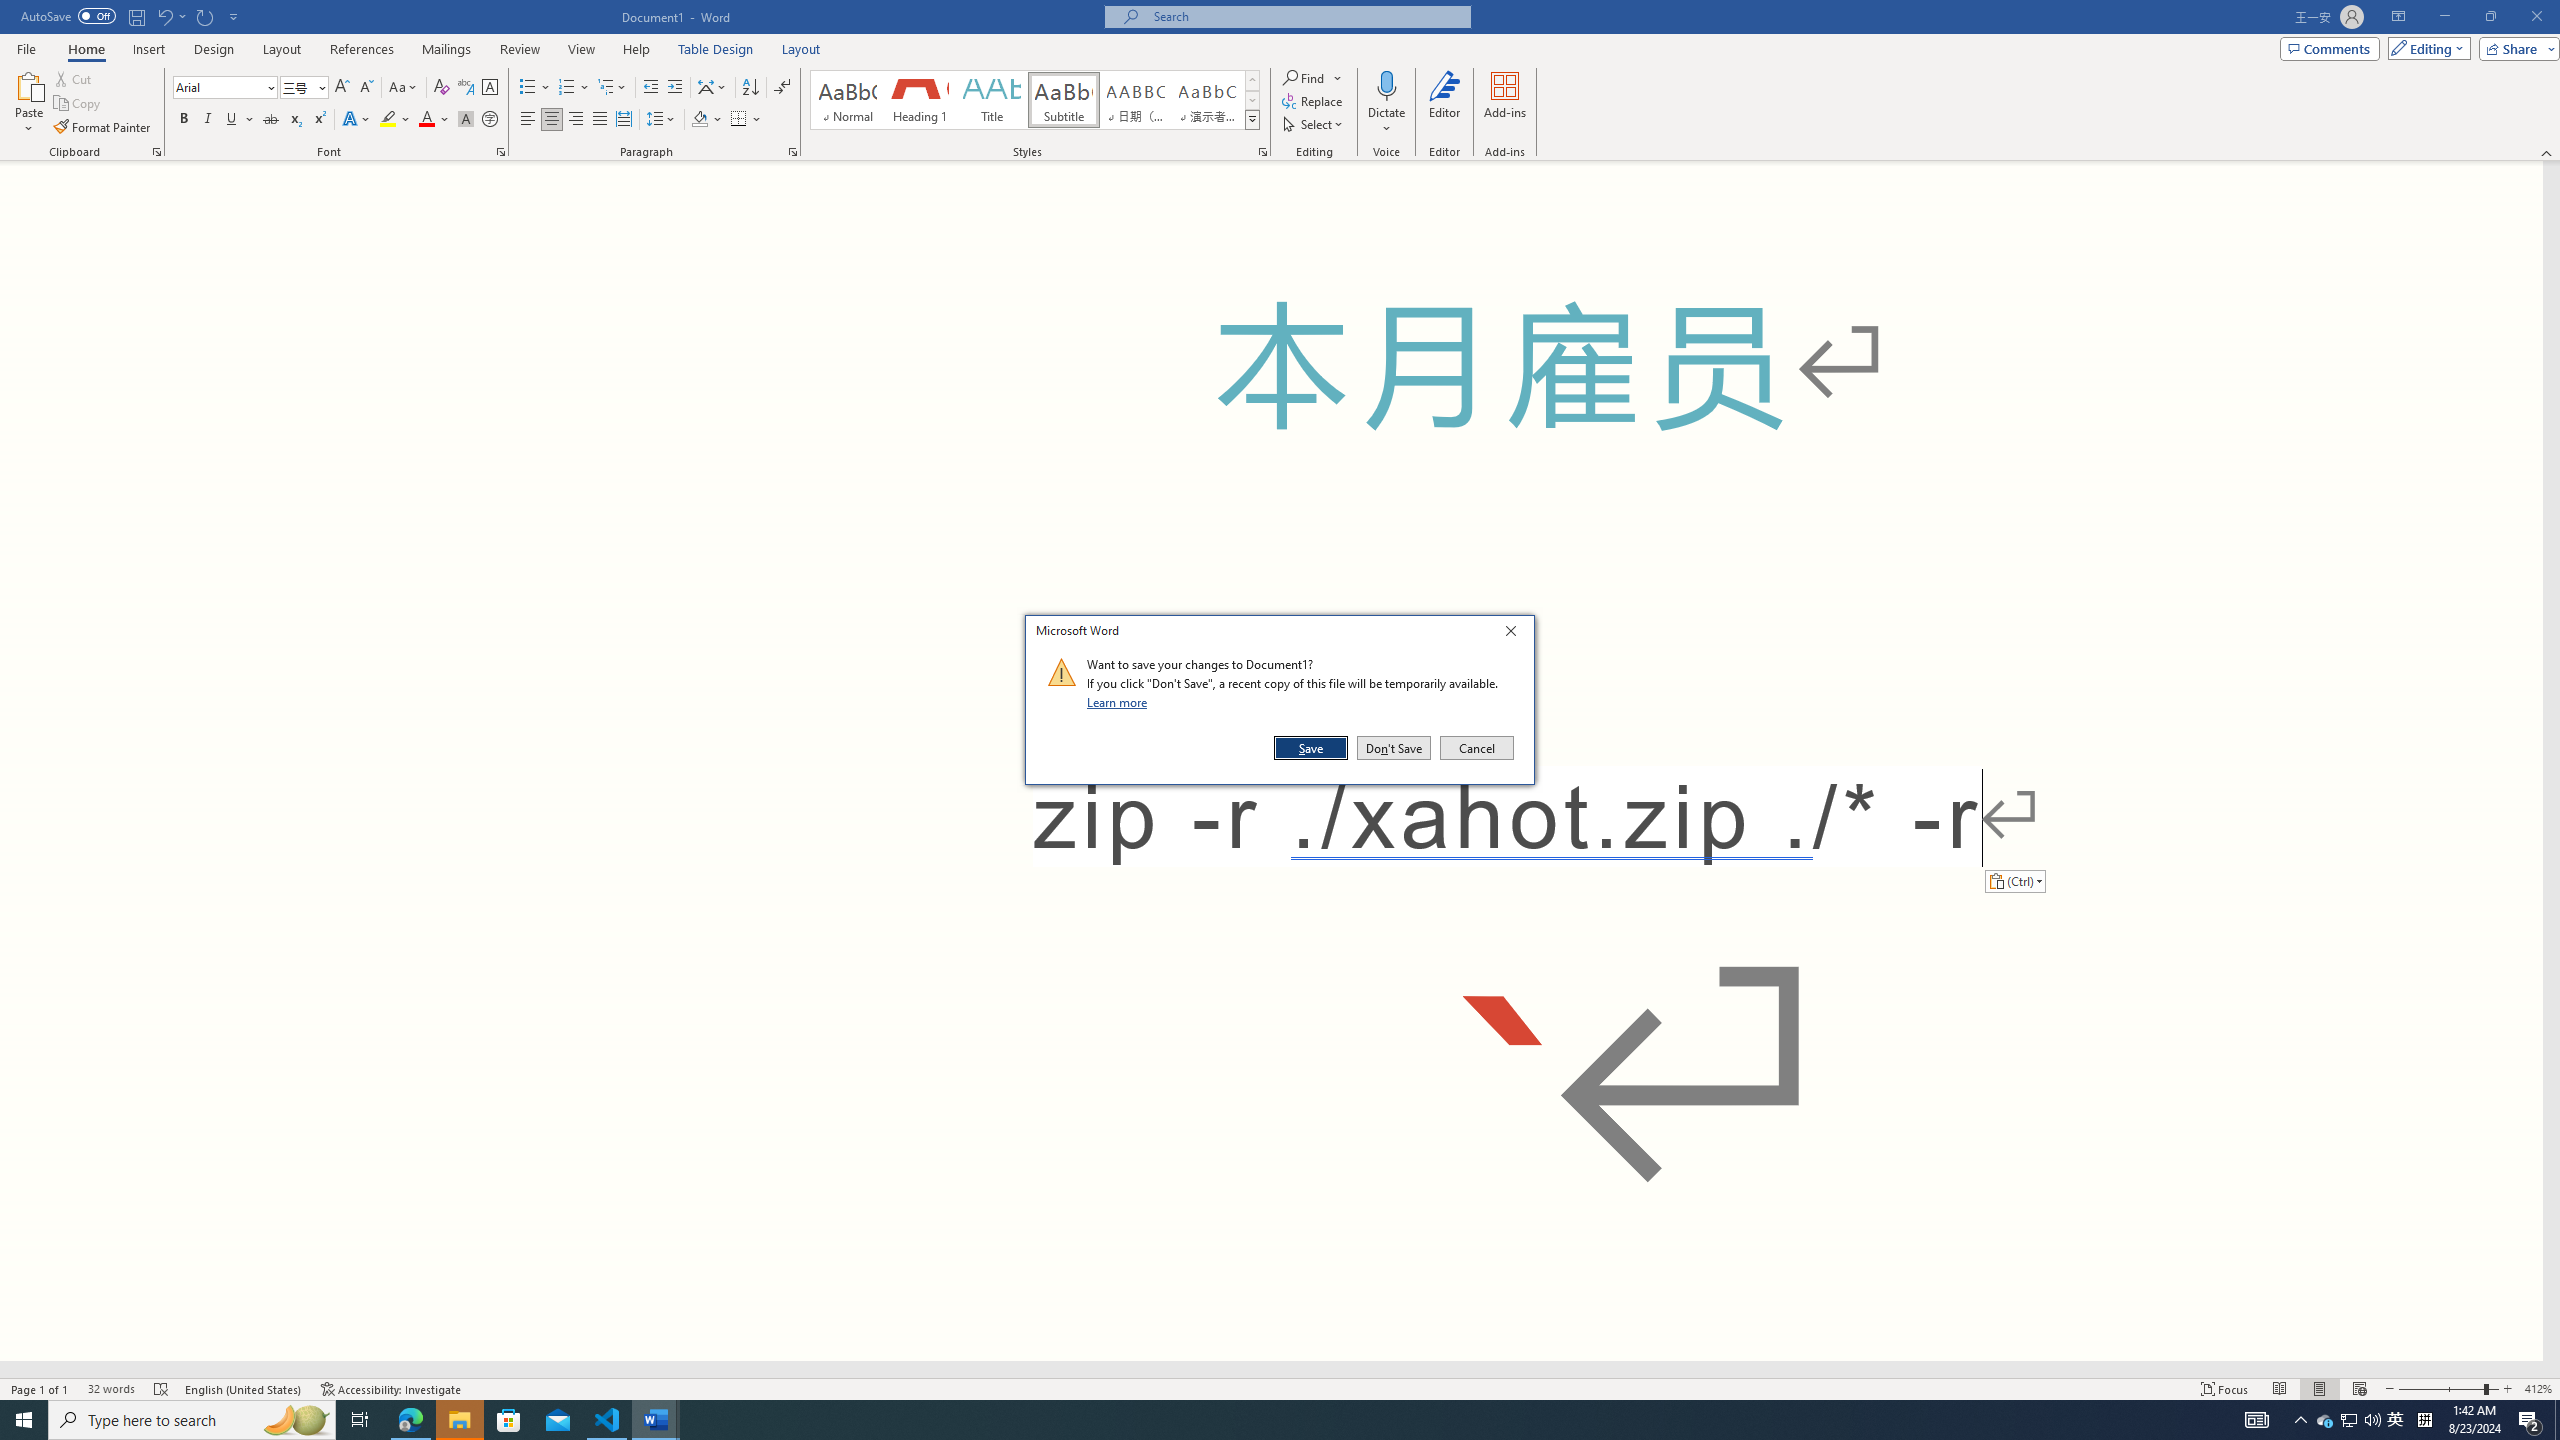  I want to click on 'Copy', so click(78, 103).